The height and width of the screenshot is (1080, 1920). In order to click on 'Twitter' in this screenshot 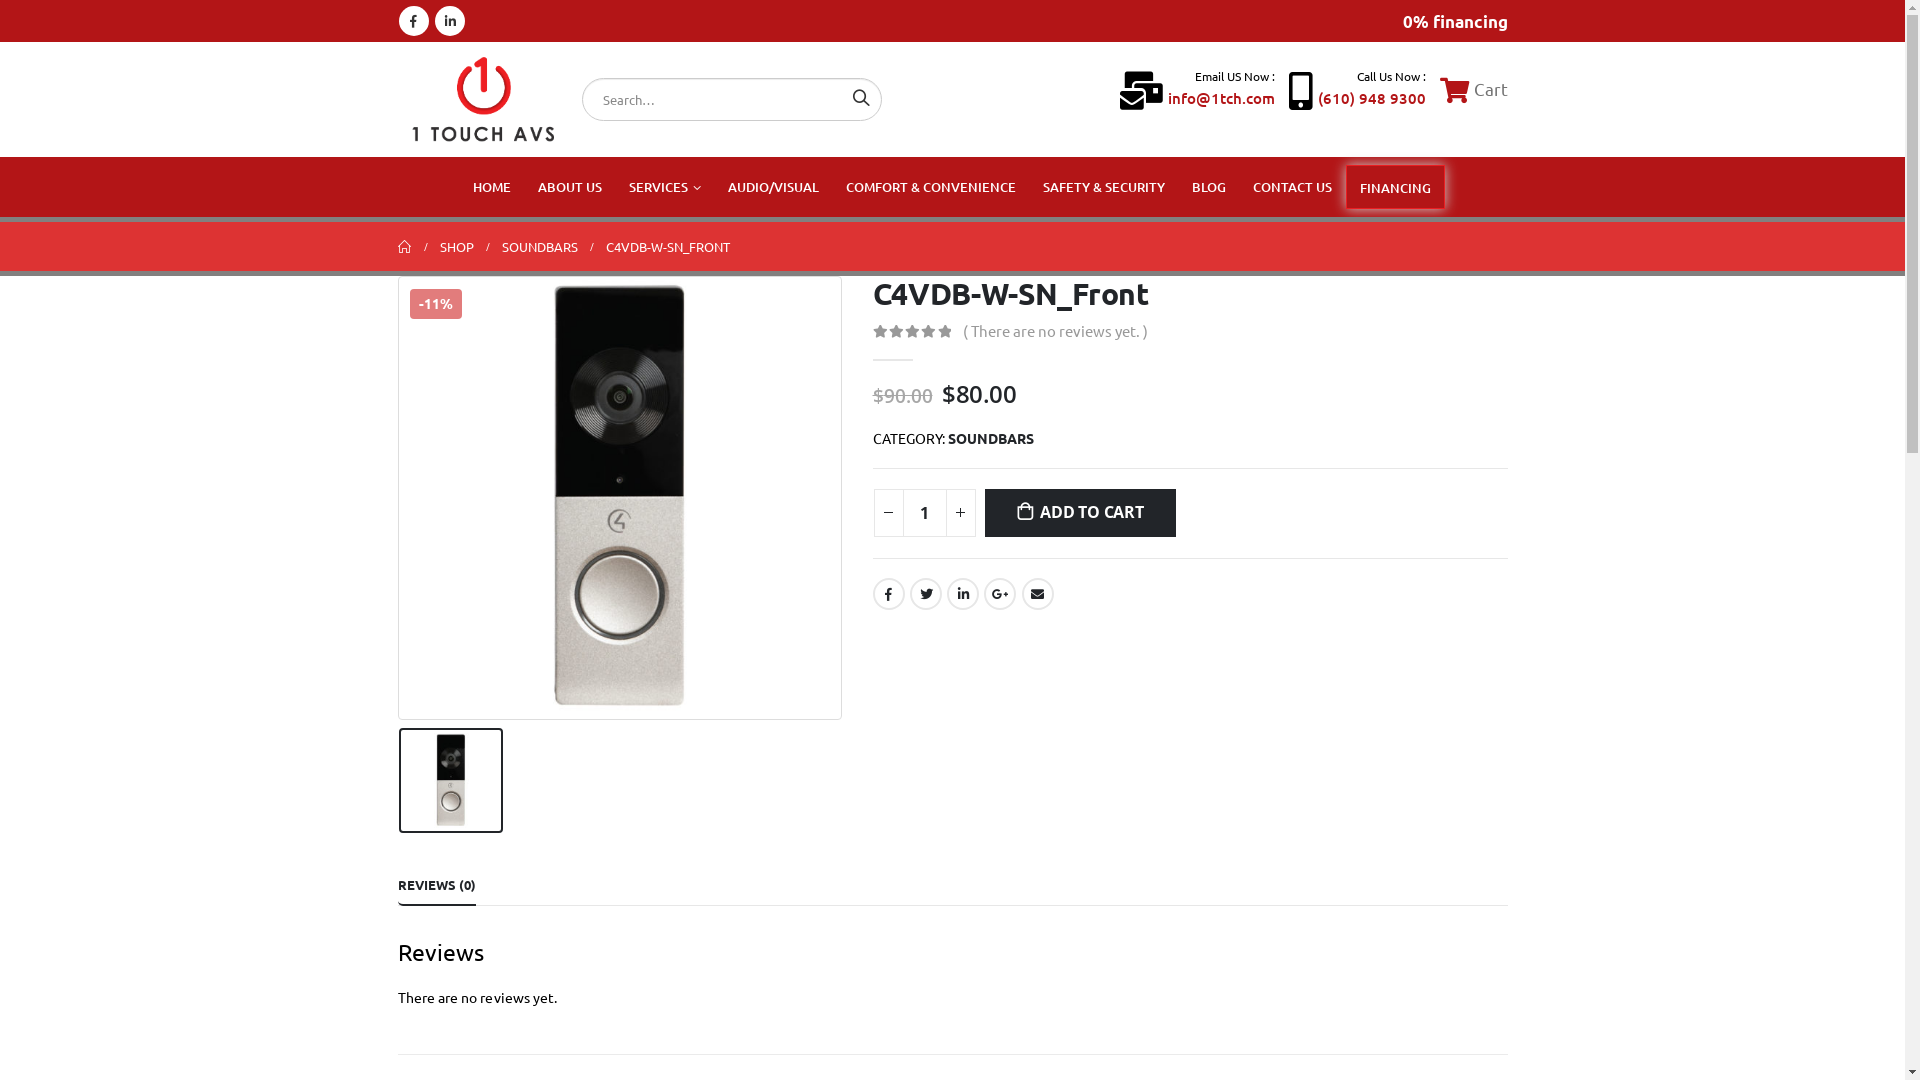, I will do `click(925, 593)`.